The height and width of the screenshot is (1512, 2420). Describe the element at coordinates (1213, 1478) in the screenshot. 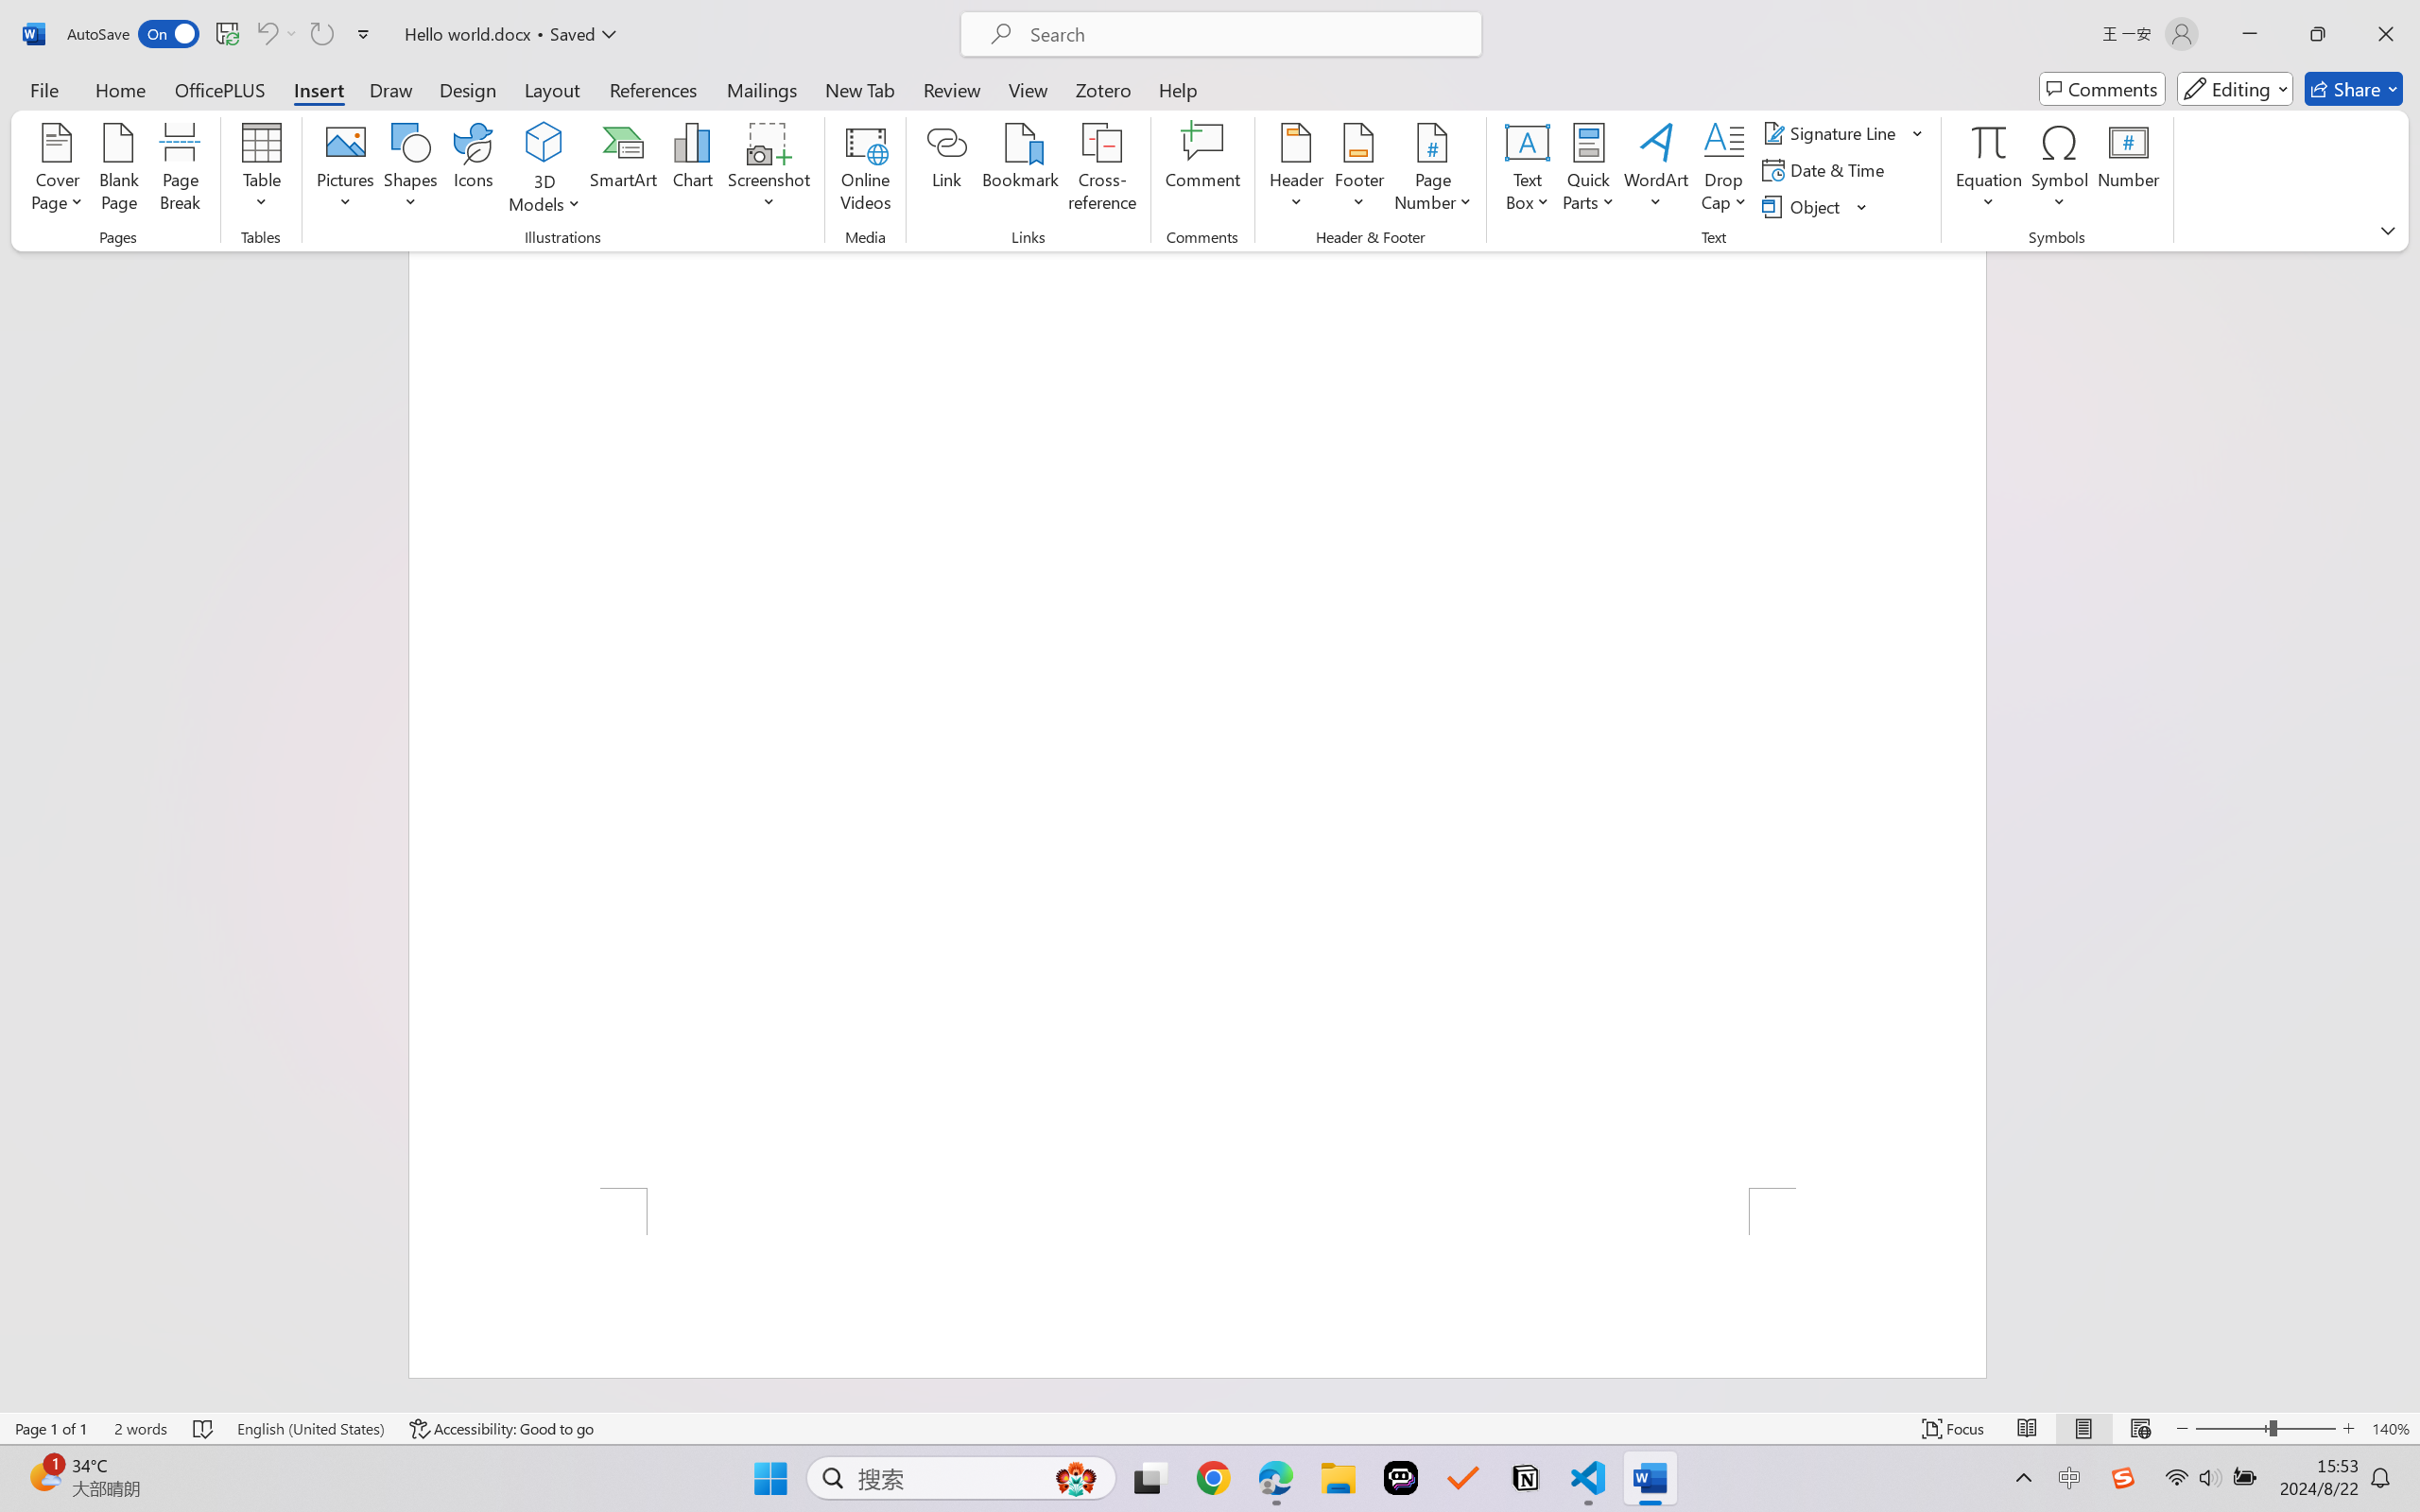

I see `'Google Chrome'` at that location.